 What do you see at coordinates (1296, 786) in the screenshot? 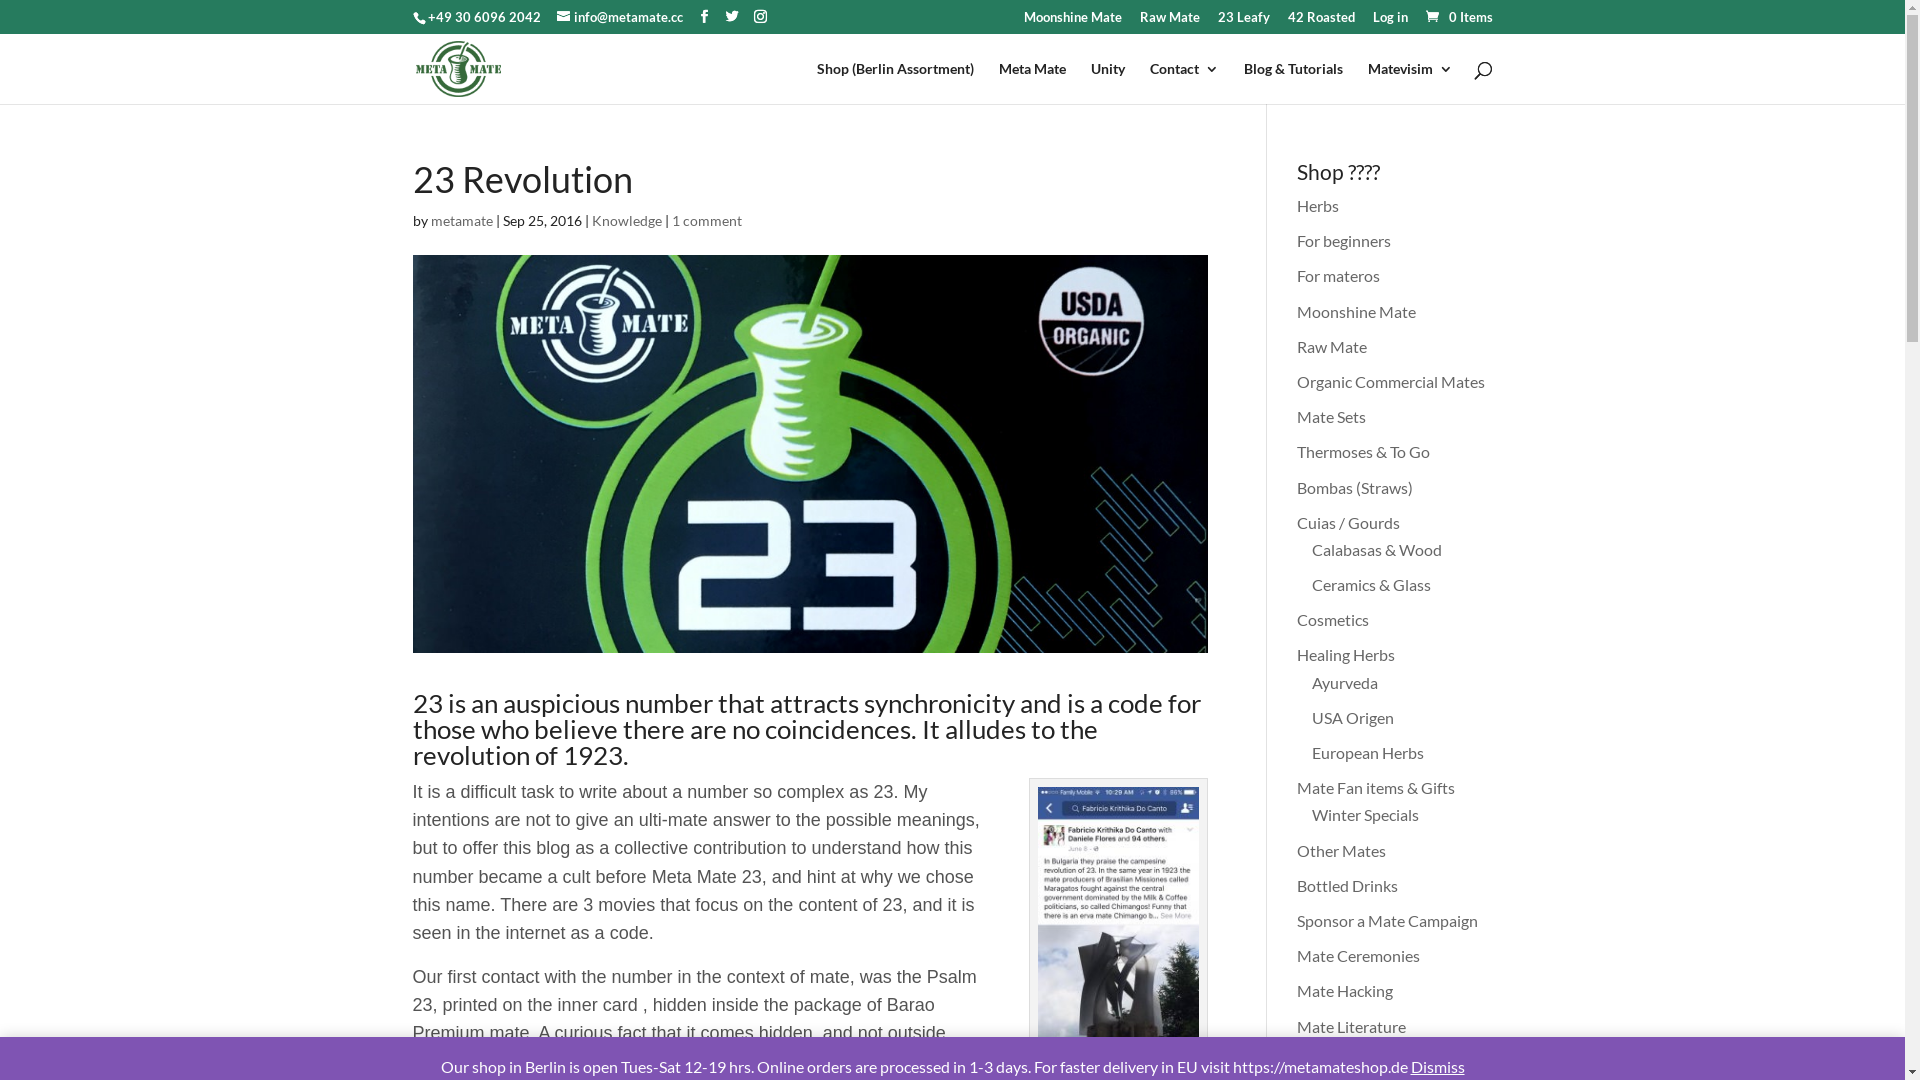
I see `'Mate Fan items & Gifts'` at bounding box center [1296, 786].